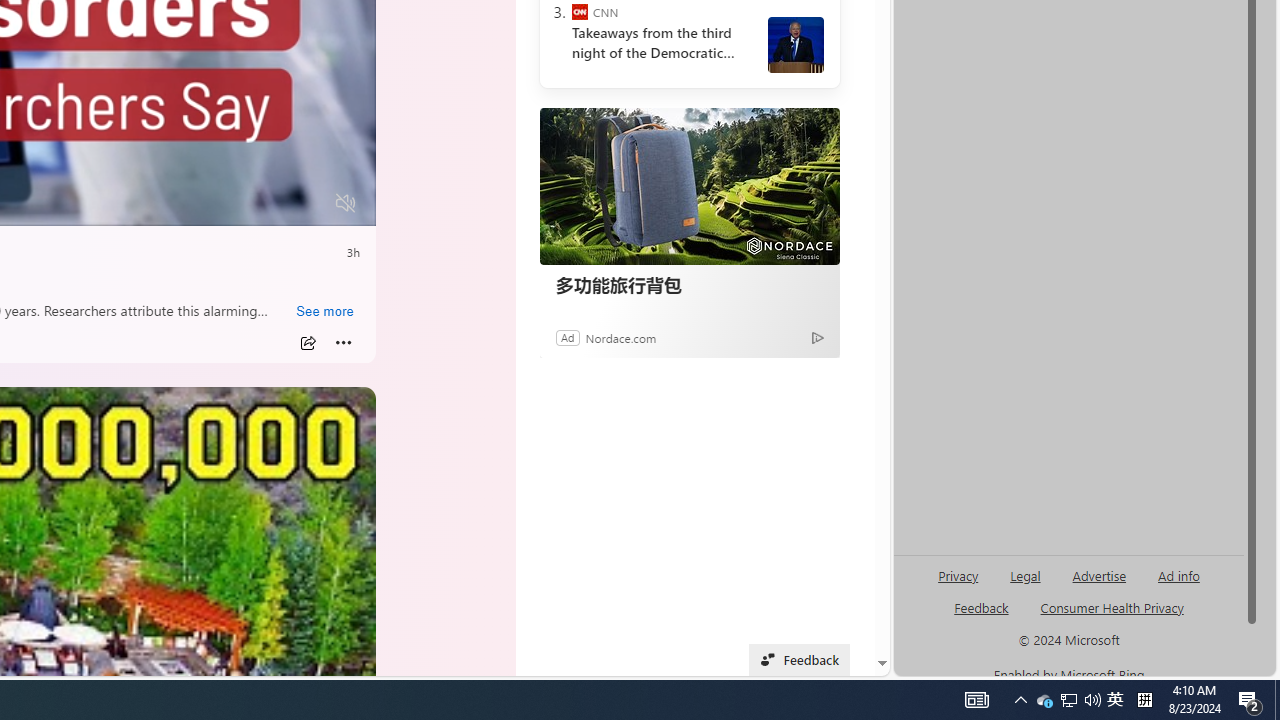 Image resolution: width=1280 pixels, height=720 pixels. I want to click on 'Class: at-item inline-watch', so click(343, 342).